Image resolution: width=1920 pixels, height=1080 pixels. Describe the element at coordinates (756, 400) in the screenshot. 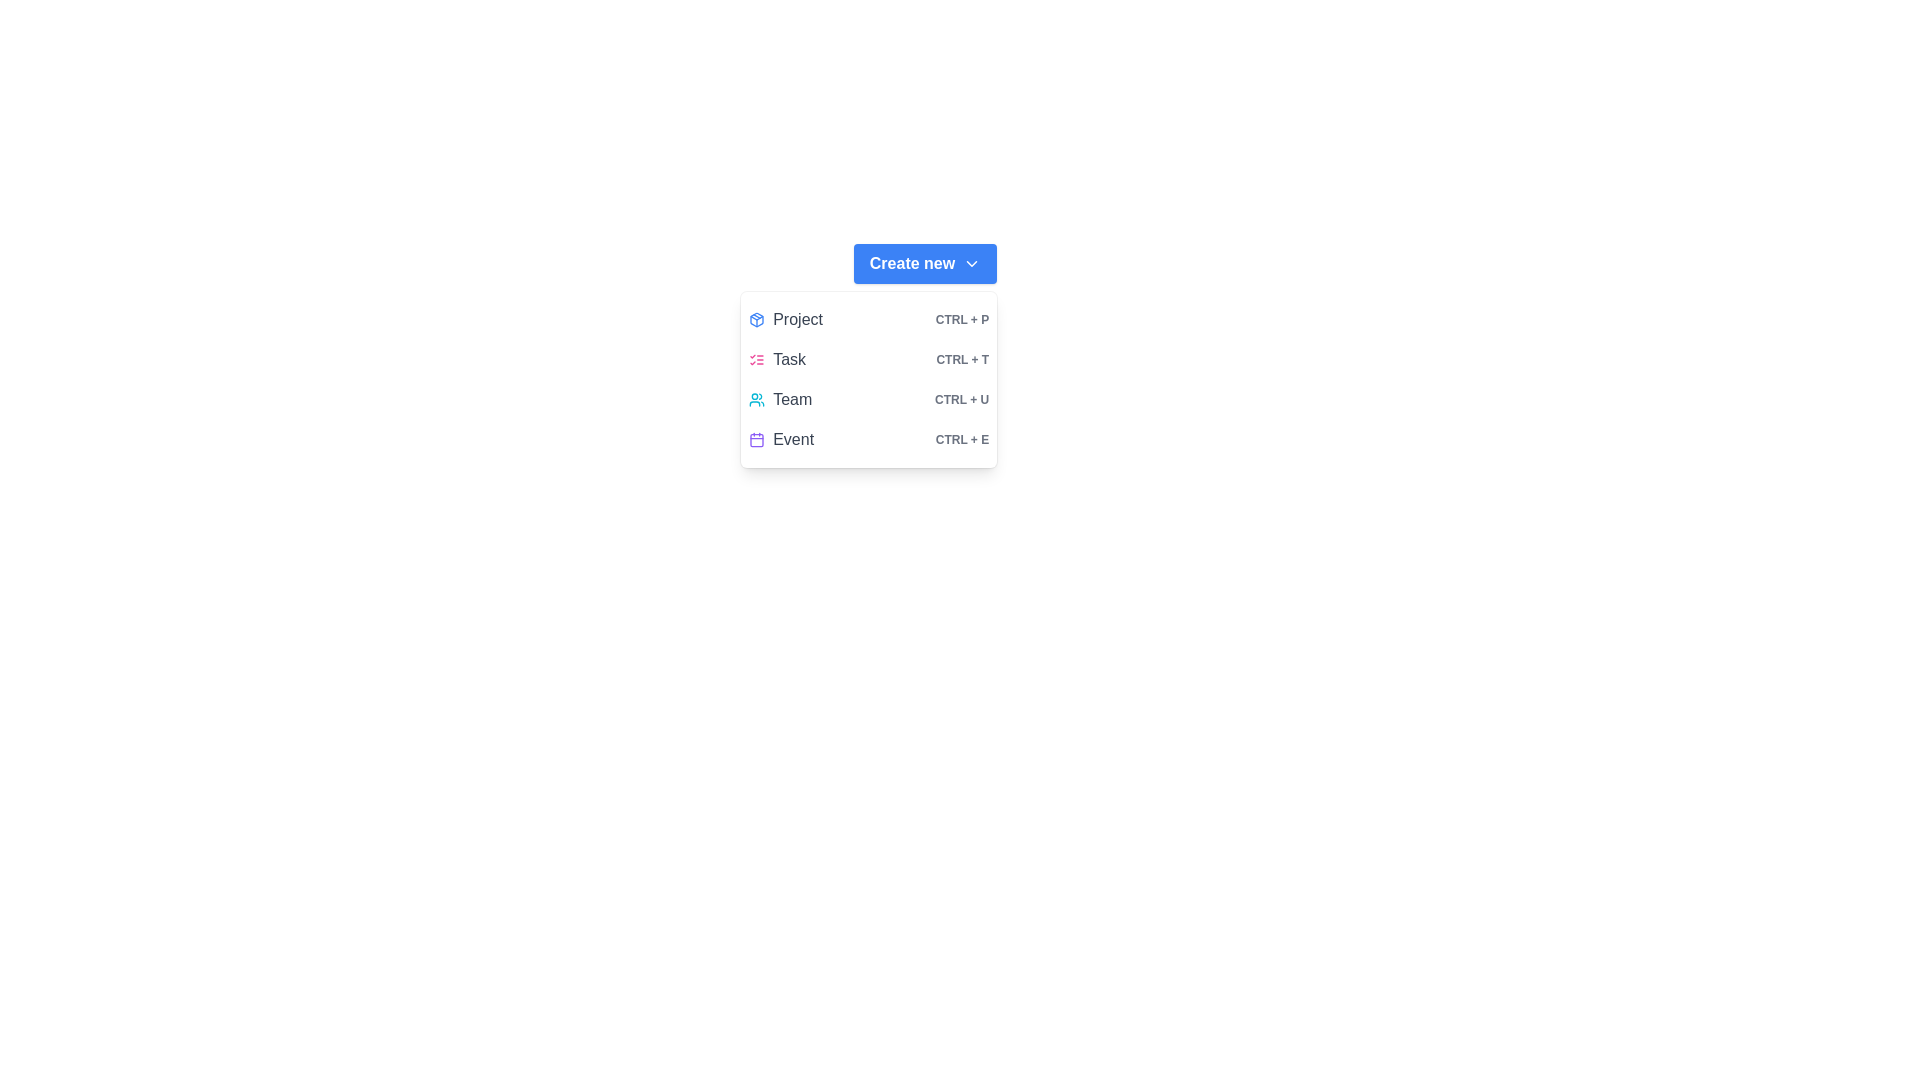

I see `the 'Team' icon in the dropdown menu, which is located to the left of the 'Team' text and is the third option in the list below the 'Create new' button` at that location.